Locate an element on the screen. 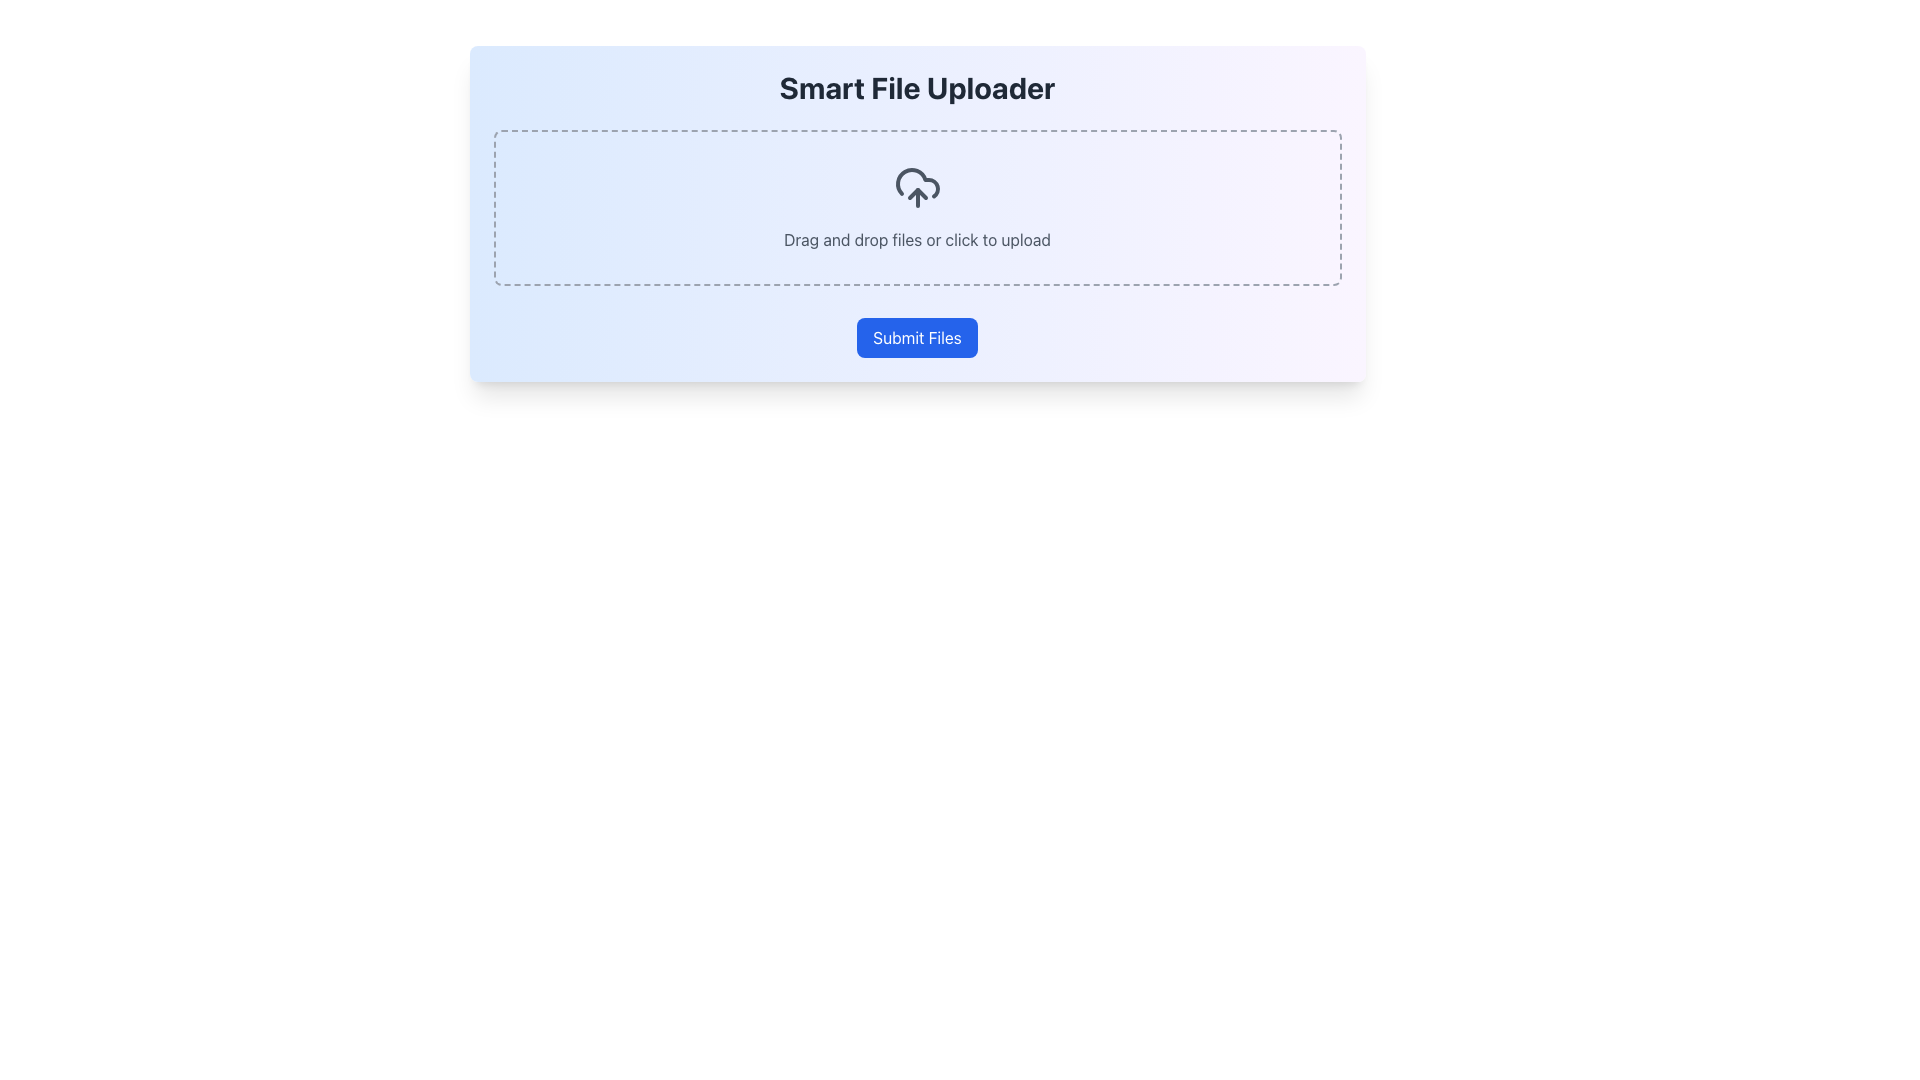 This screenshot has width=1920, height=1080. the upward-pointing arrow icon located centrally within the cloud graphic in the file upload area is located at coordinates (916, 193).